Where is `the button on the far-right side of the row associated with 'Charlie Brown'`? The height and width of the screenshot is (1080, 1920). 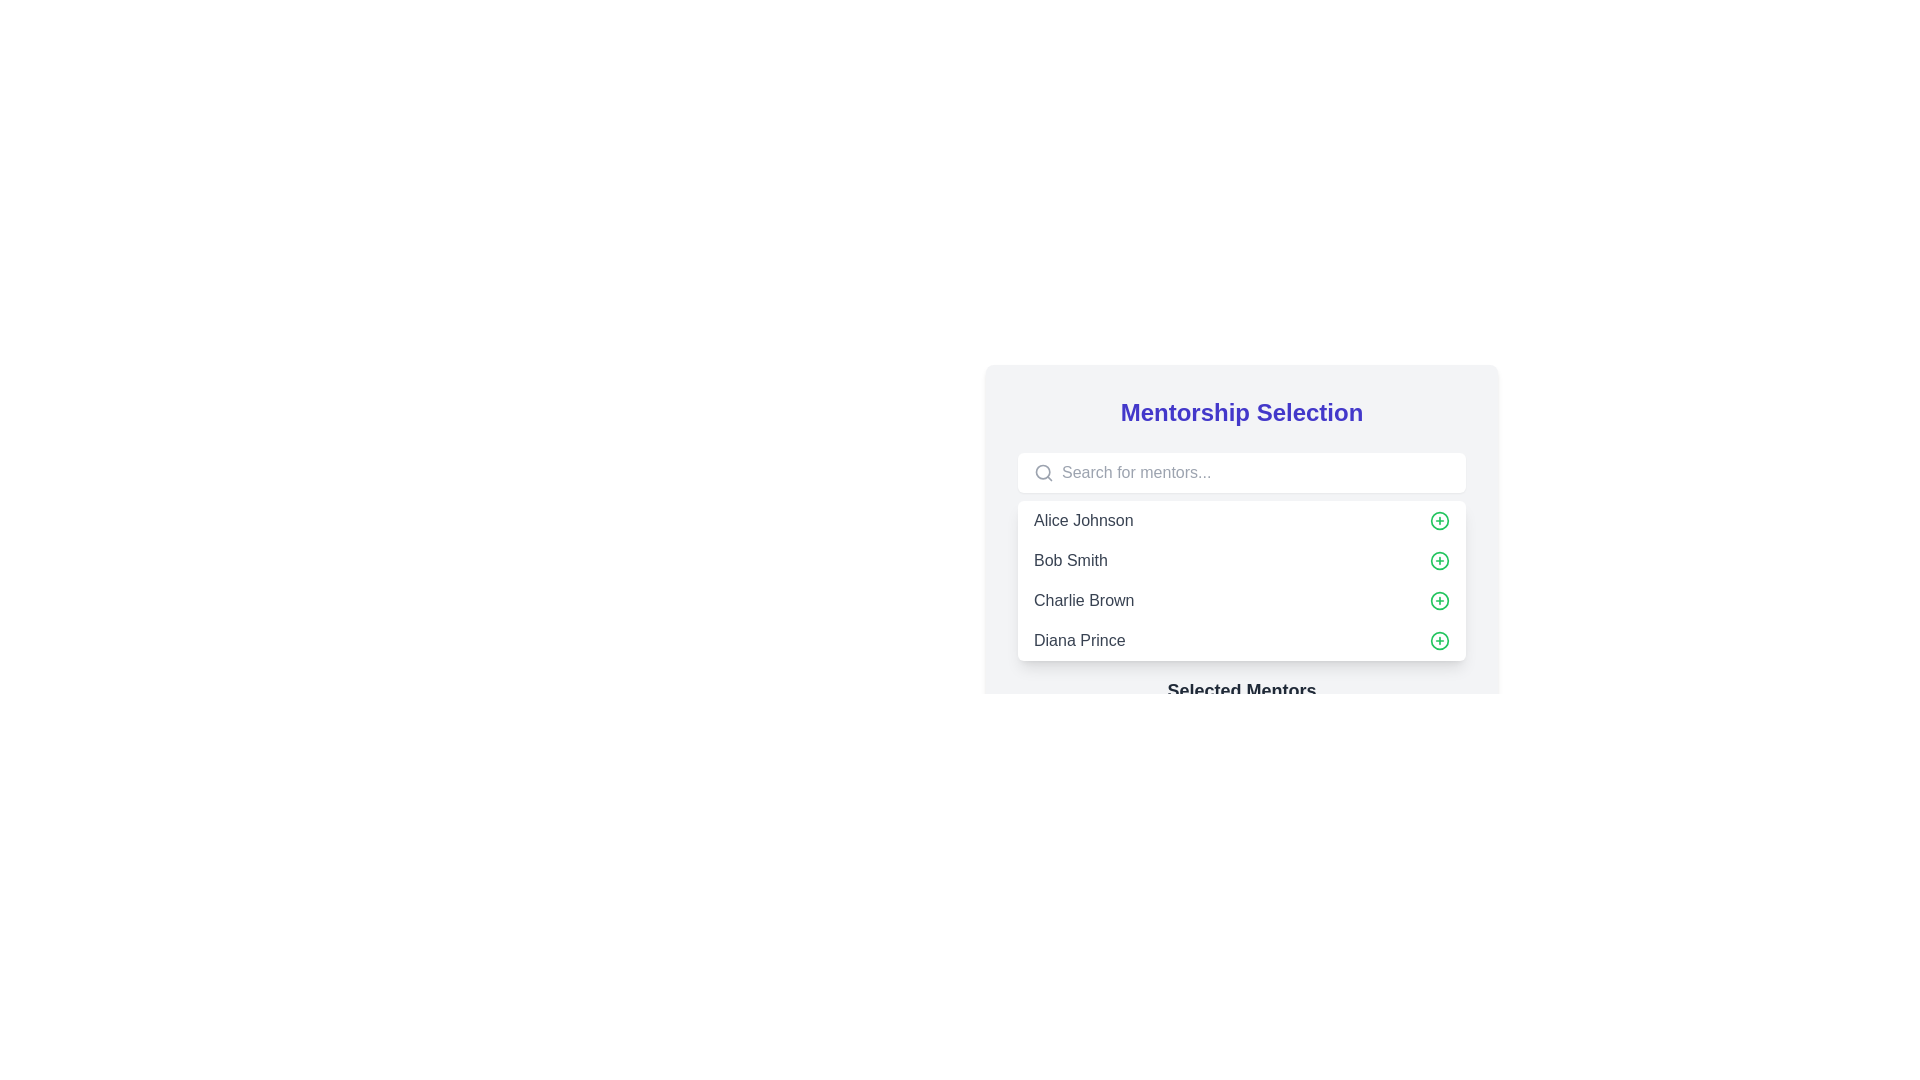 the button on the far-right side of the row associated with 'Charlie Brown' is located at coordinates (1440, 600).